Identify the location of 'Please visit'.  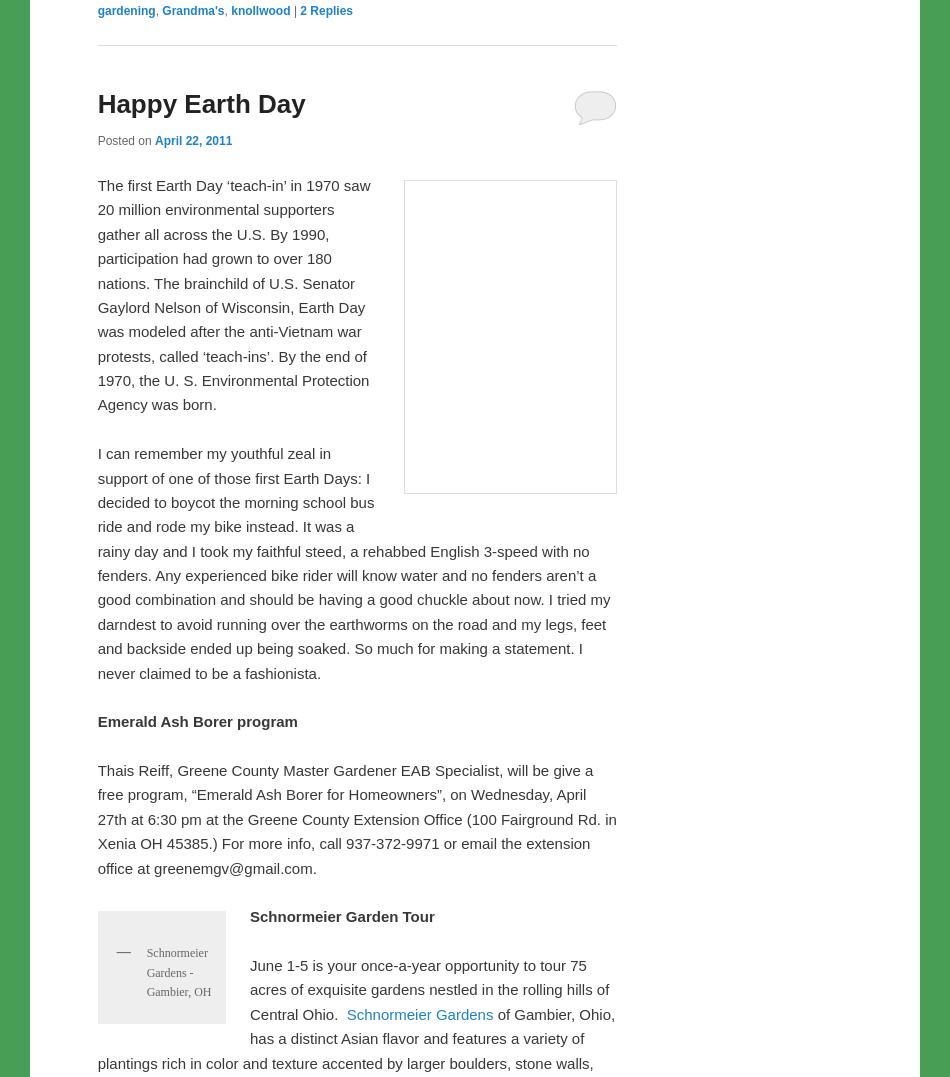
(96, 133).